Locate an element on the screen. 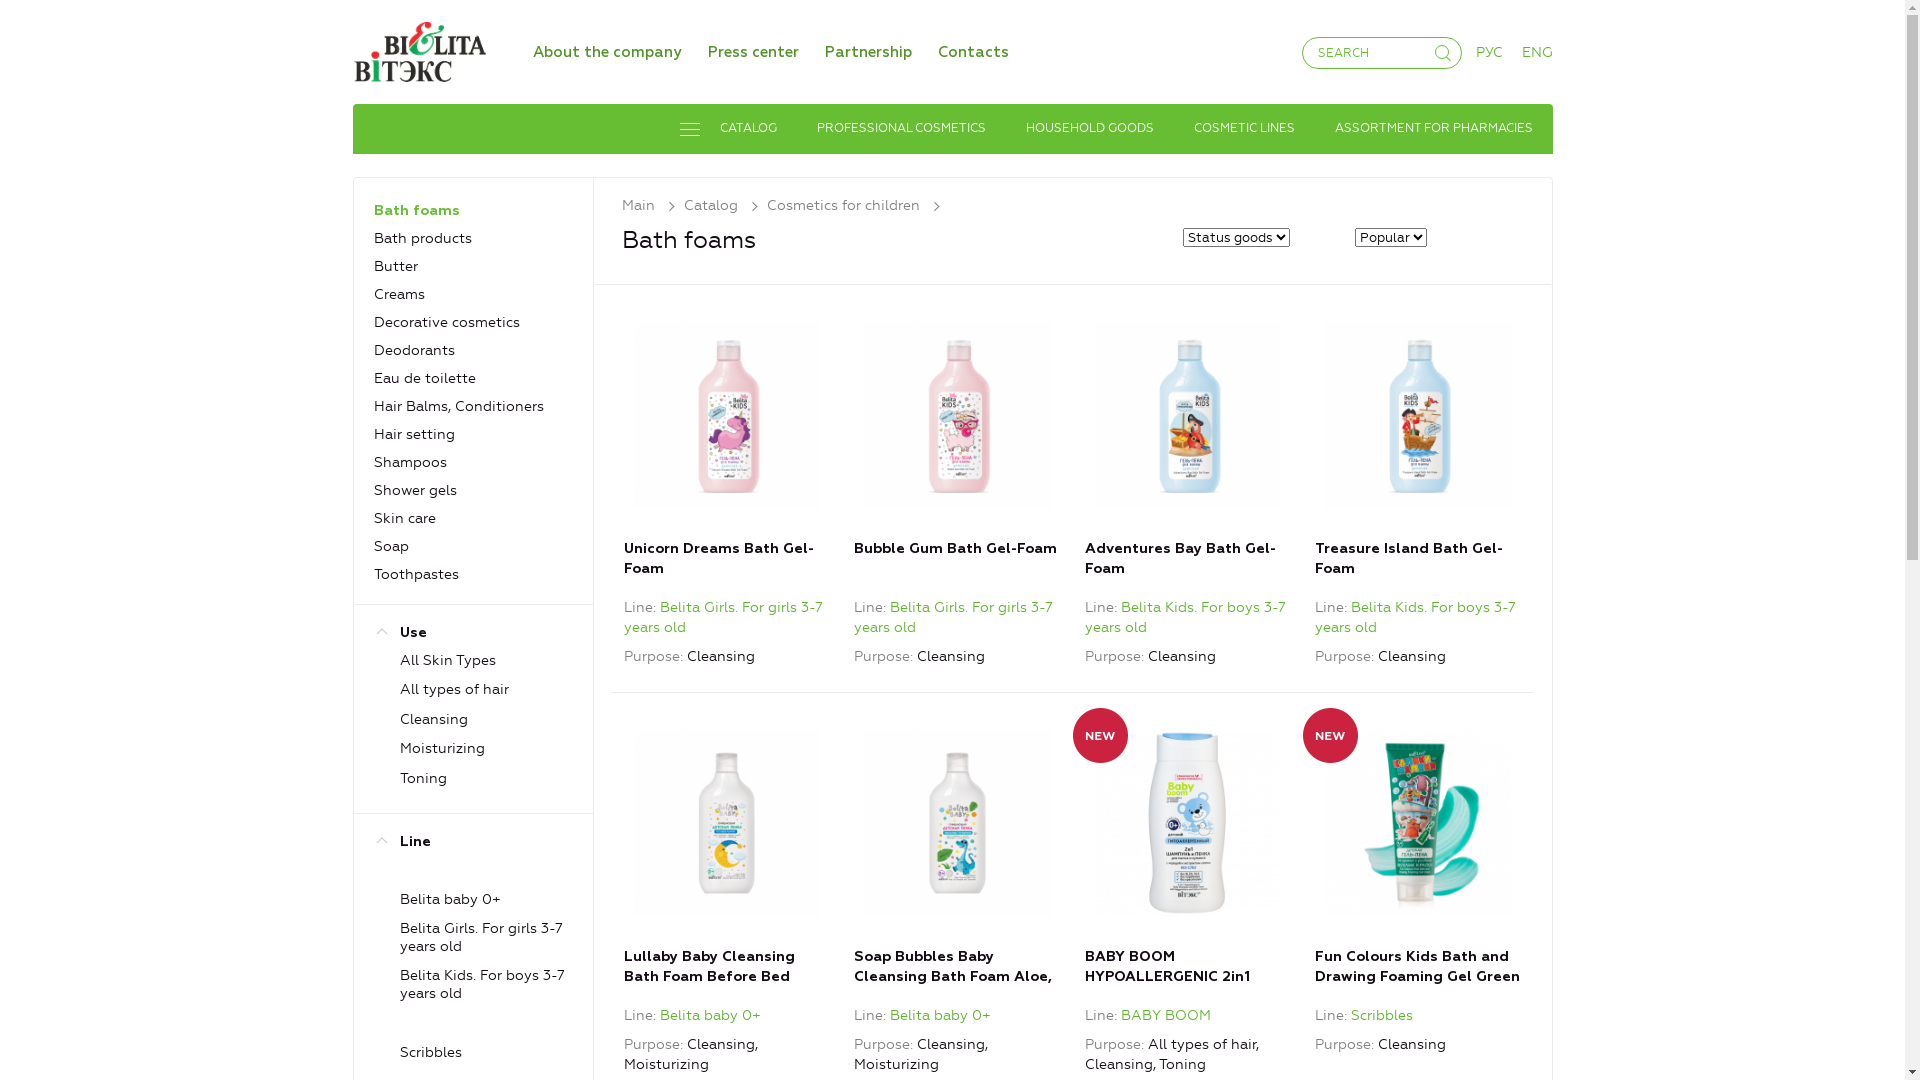  'Skin care' is located at coordinates (374, 517).